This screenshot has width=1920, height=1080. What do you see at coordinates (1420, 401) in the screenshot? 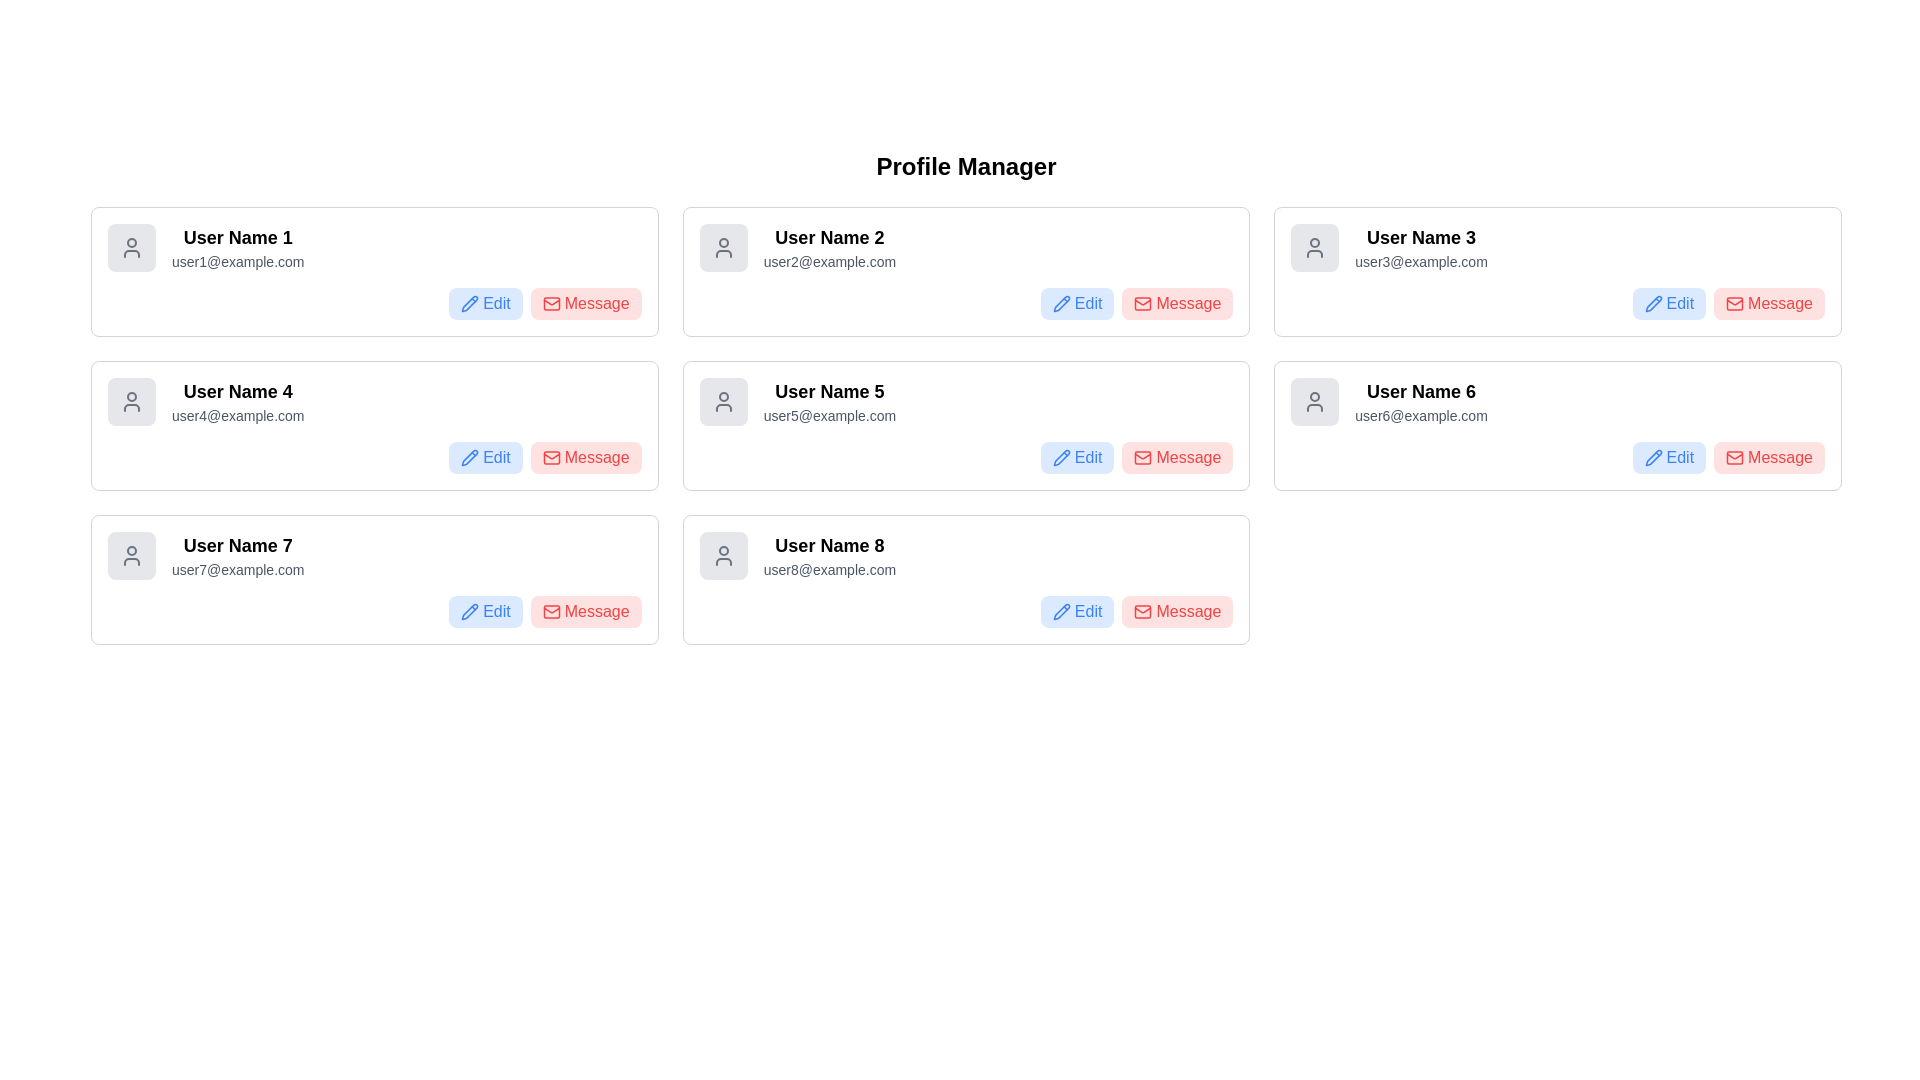
I see `the Text Display Block that shows 'User Name 6' located in the second row, second column under the 'Profile Manager' header` at bounding box center [1420, 401].